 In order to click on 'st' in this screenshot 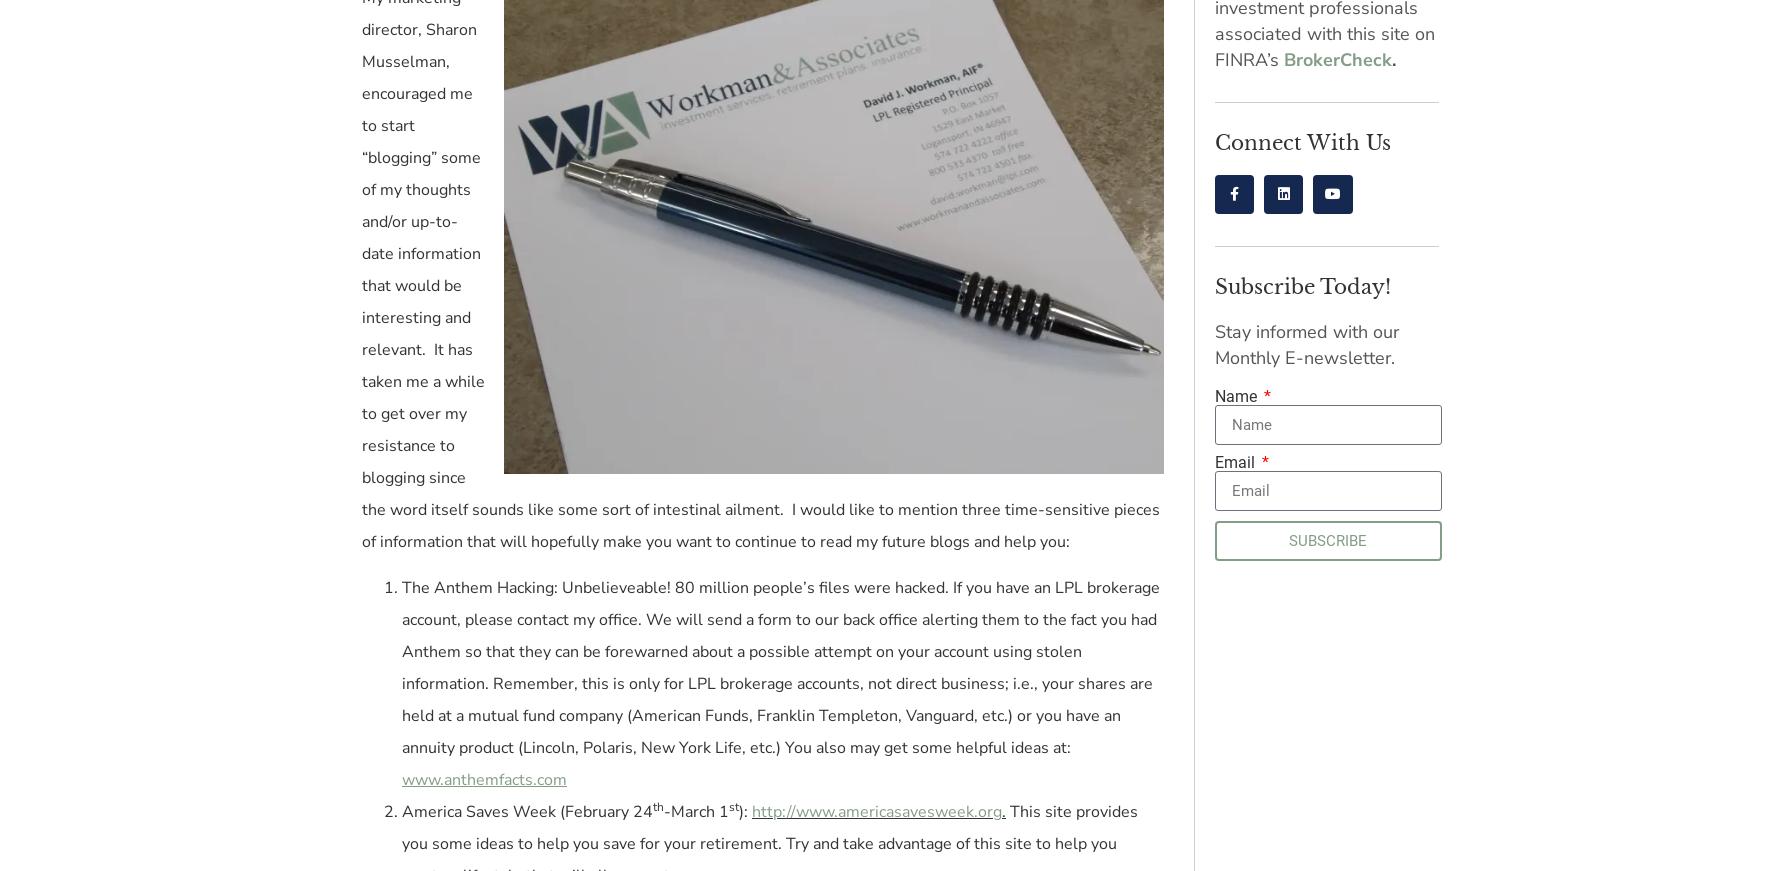, I will do `click(728, 806)`.